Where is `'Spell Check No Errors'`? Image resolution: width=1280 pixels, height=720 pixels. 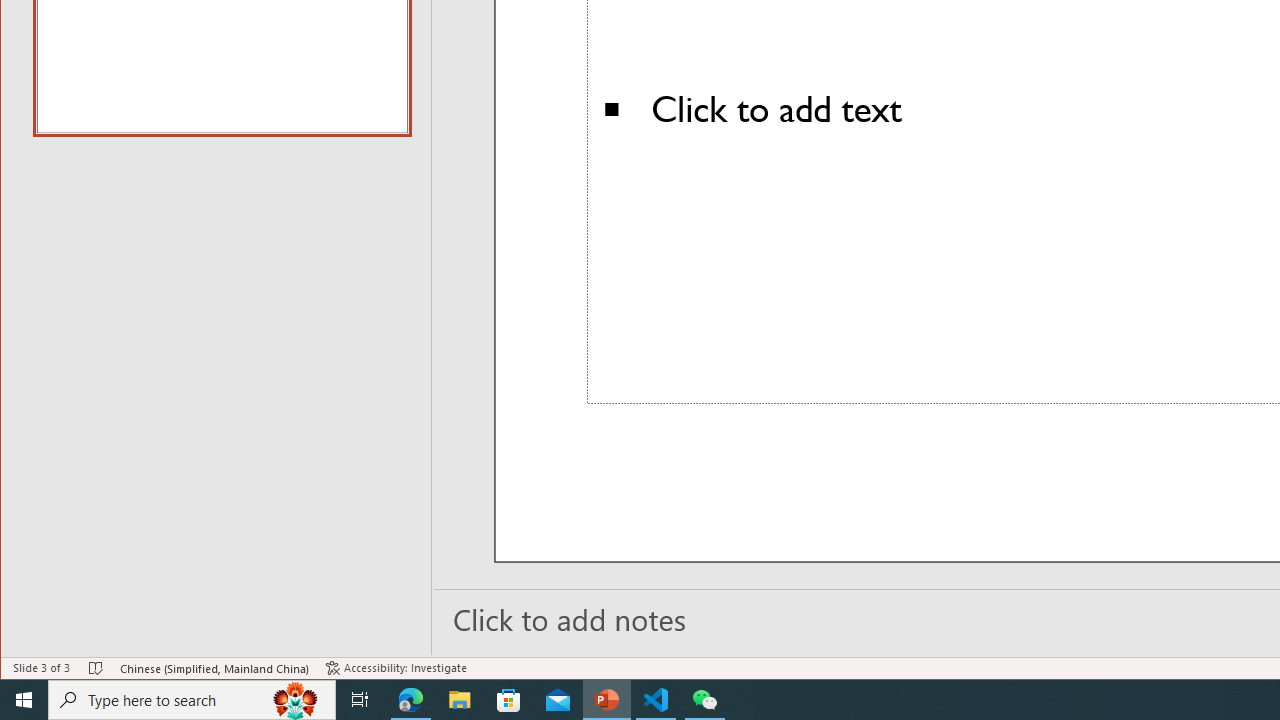 'Spell Check No Errors' is located at coordinates (95, 668).